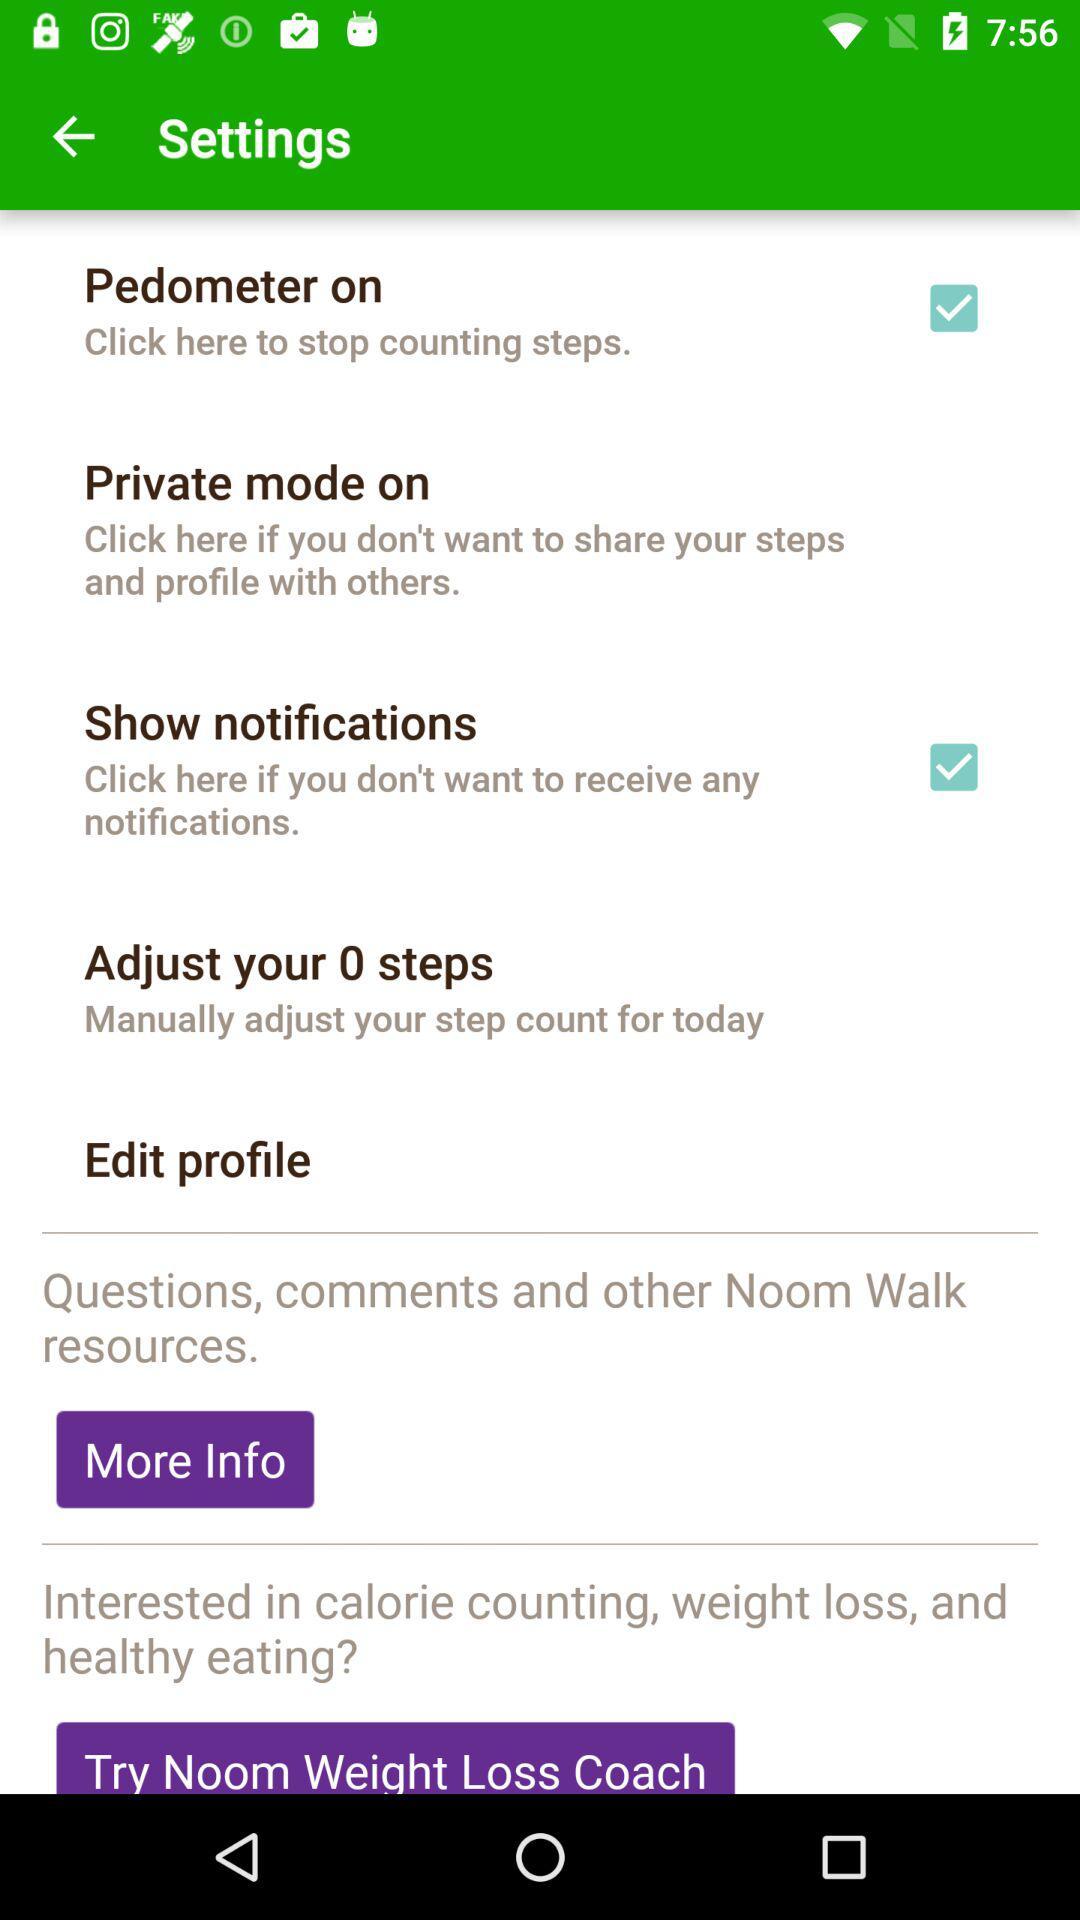  Describe the element at coordinates (540, 1233) in the screenshot. I see `the icon above the questions comments and` at that location.